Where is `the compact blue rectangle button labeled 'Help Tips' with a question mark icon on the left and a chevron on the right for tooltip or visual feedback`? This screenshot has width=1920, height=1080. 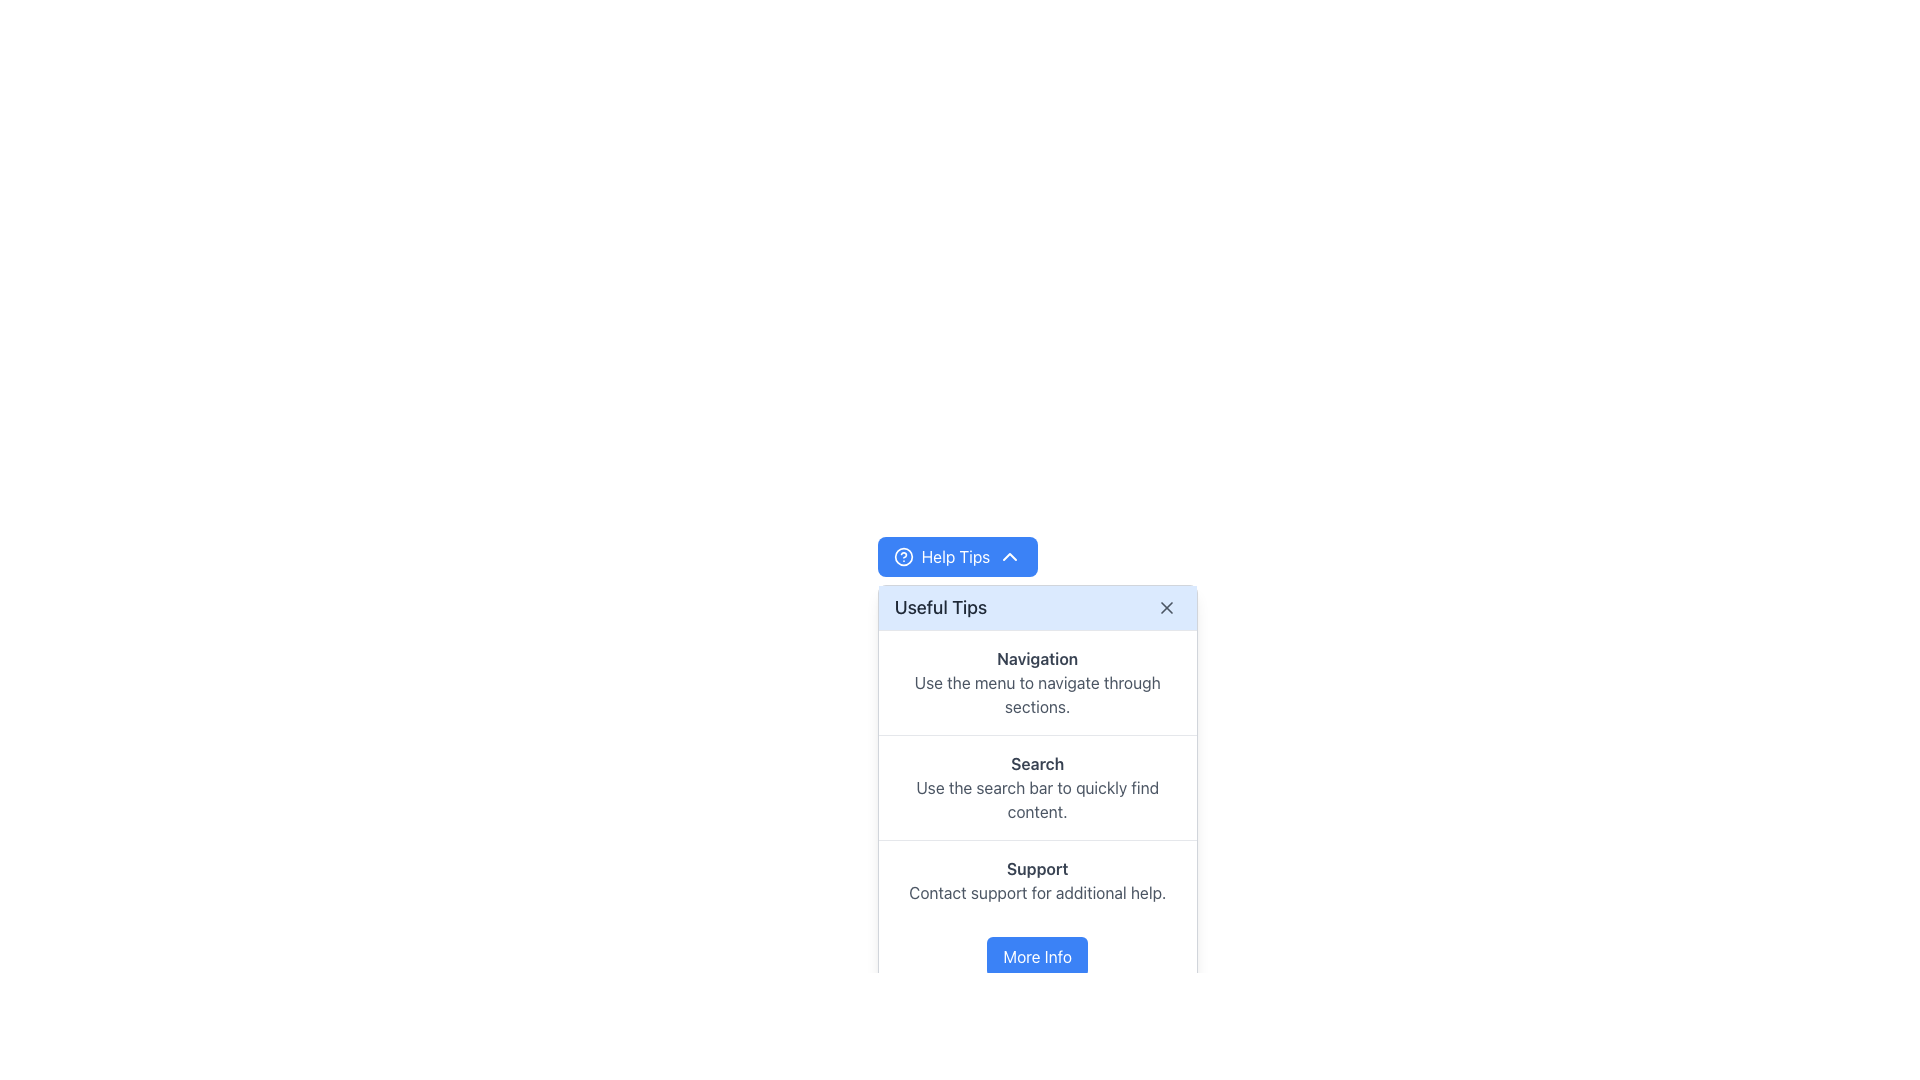
the compact blue rectangle button labeled 'Help Tips' with a question mark icon on the left and a chevron on the right for tooltip or visual feedback is located at coordinates (957, 556).